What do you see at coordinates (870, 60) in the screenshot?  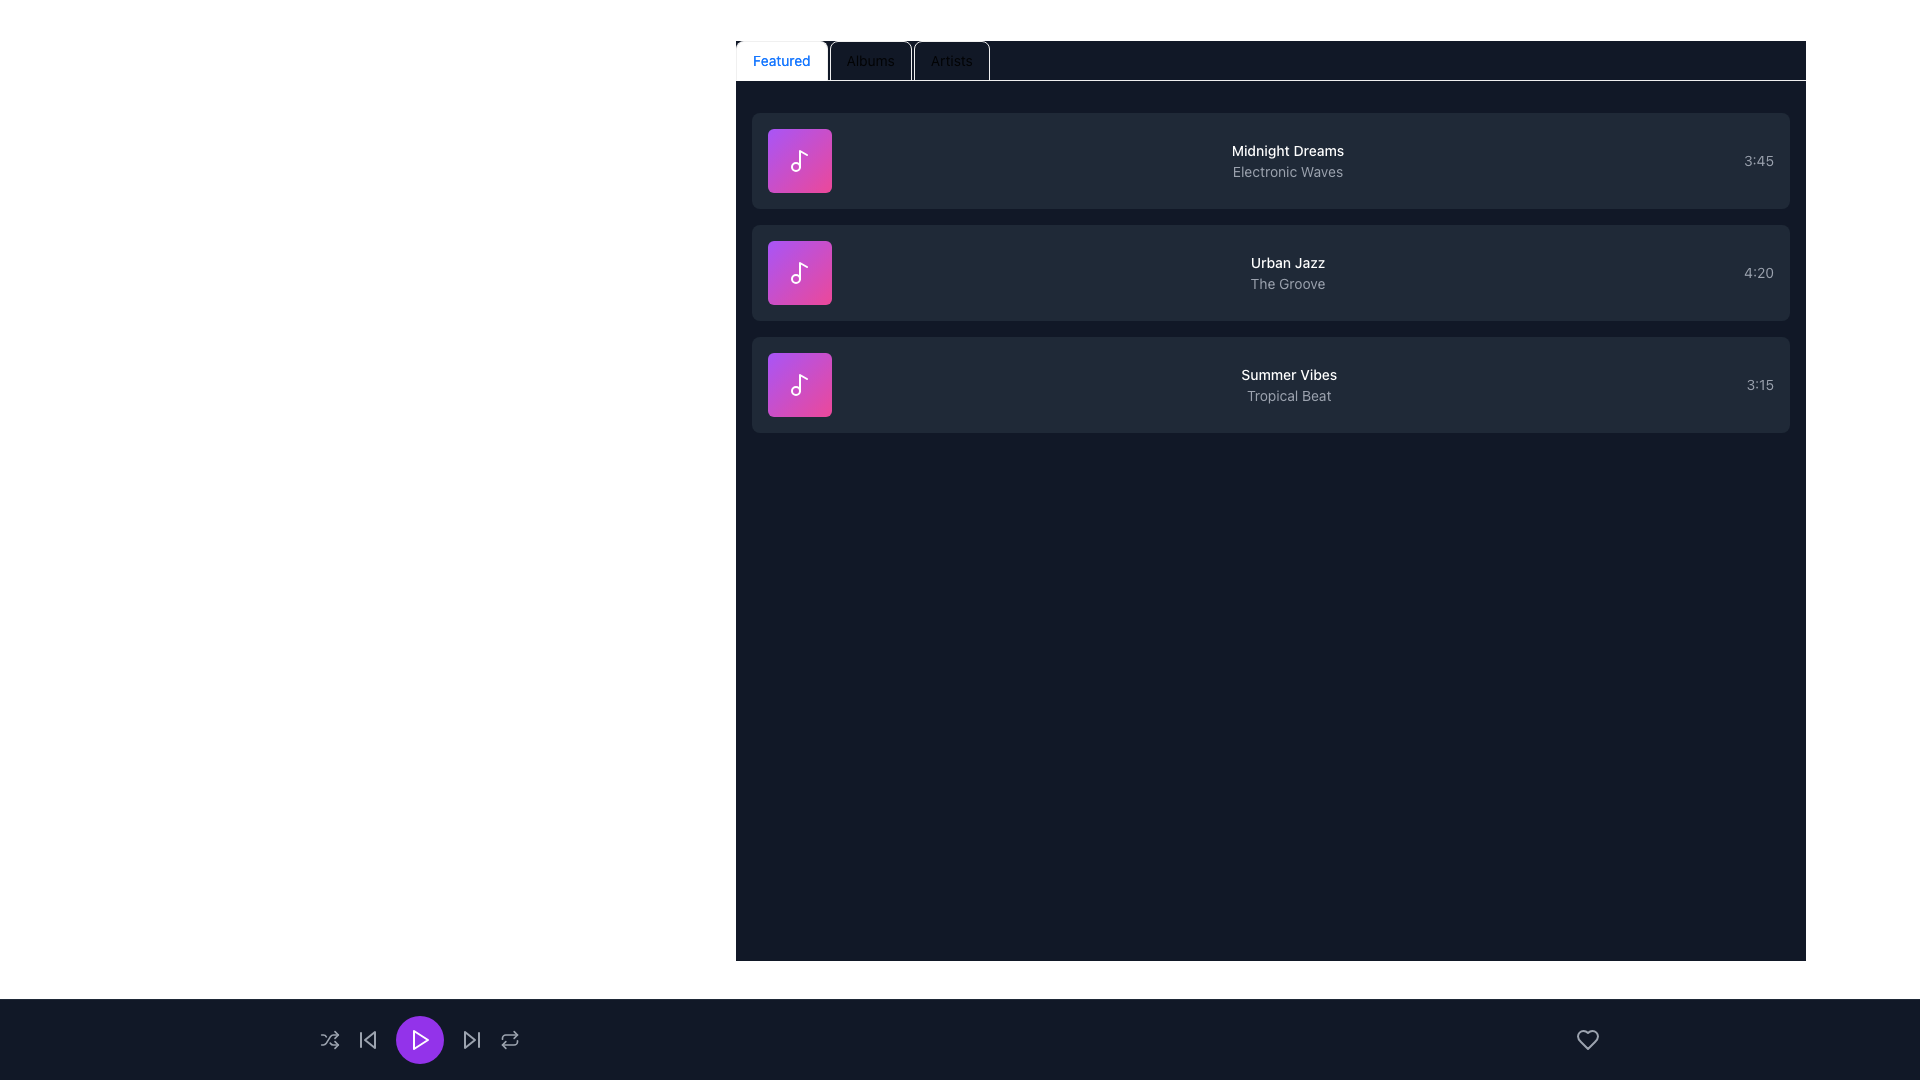 I see `the 'Albums' tab, which is the second tab in a horizontal tab group located at the top of a dark-themed interface` at bounding box center [870, 60].